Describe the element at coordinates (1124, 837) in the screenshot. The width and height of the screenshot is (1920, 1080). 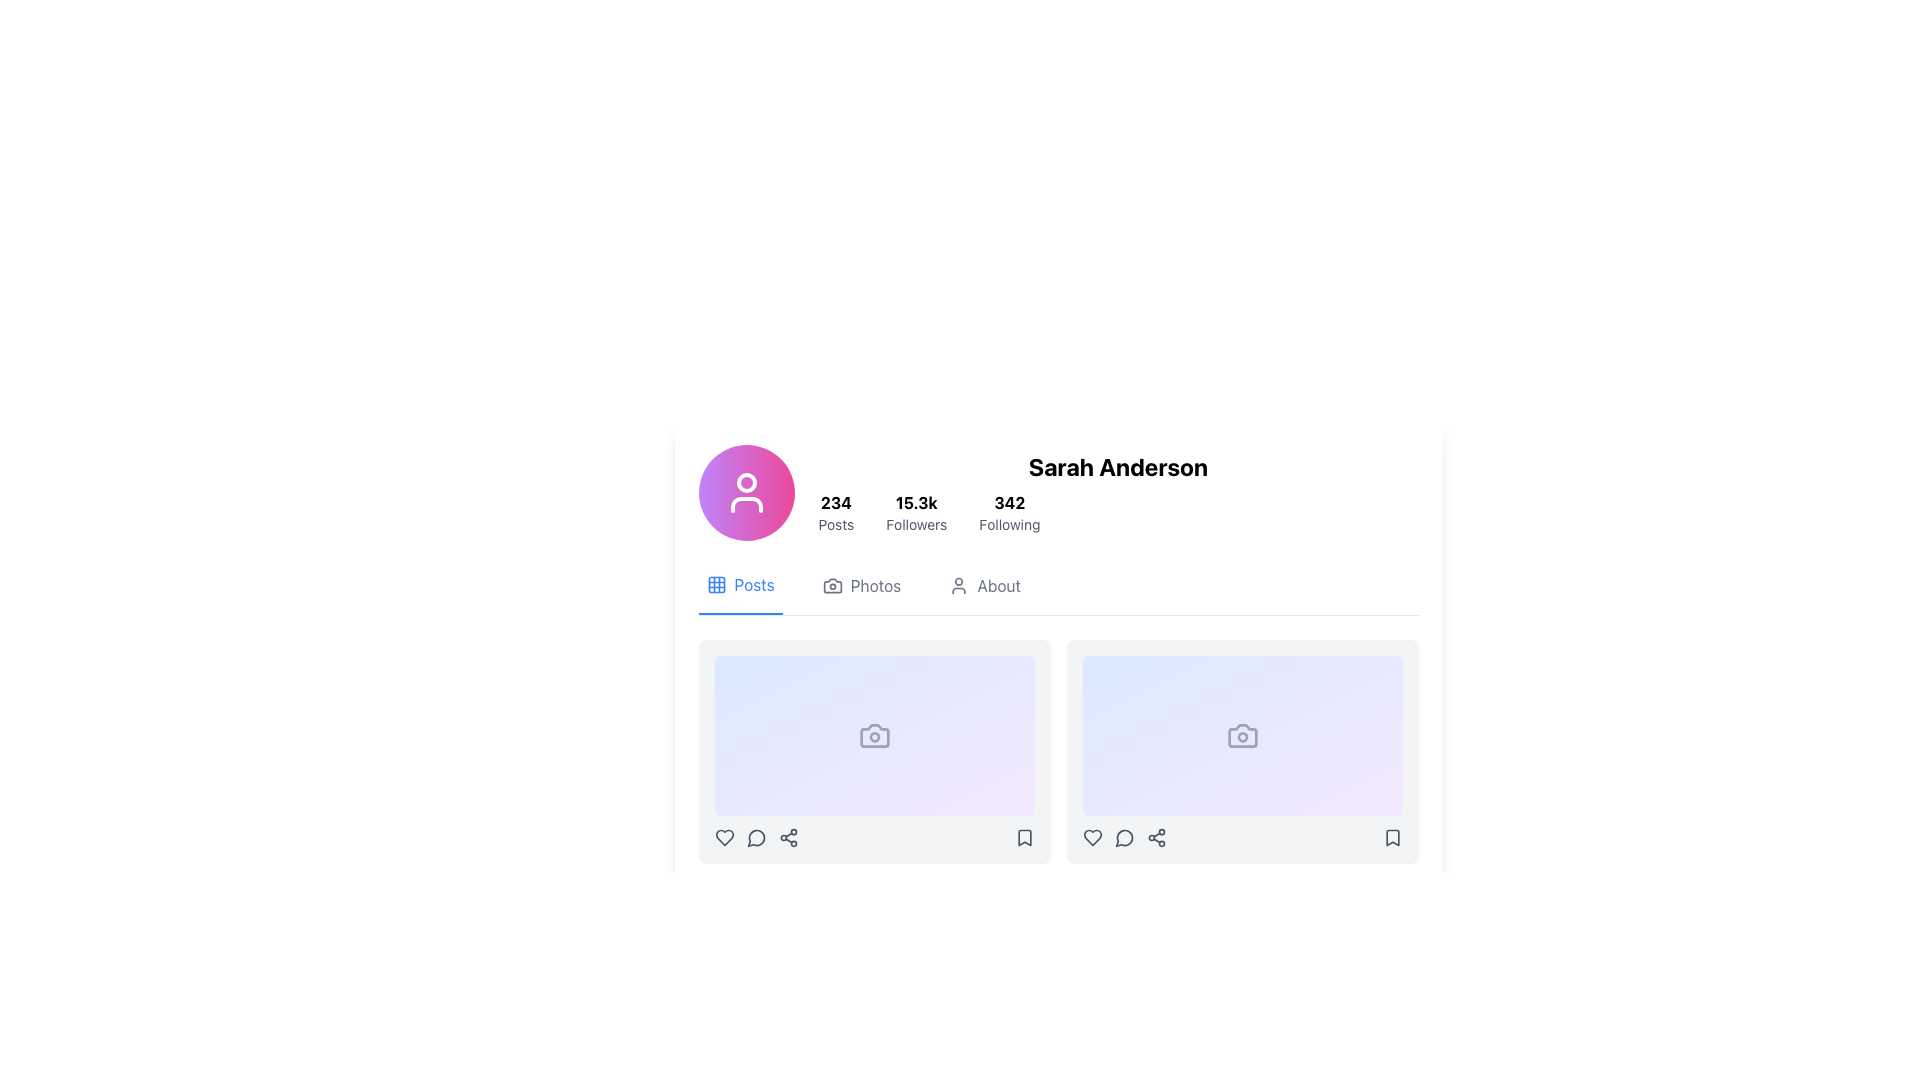
I see `the circular icon button resembling a speech bubble, which is the second icon from the left beneath the second image post` at that location.